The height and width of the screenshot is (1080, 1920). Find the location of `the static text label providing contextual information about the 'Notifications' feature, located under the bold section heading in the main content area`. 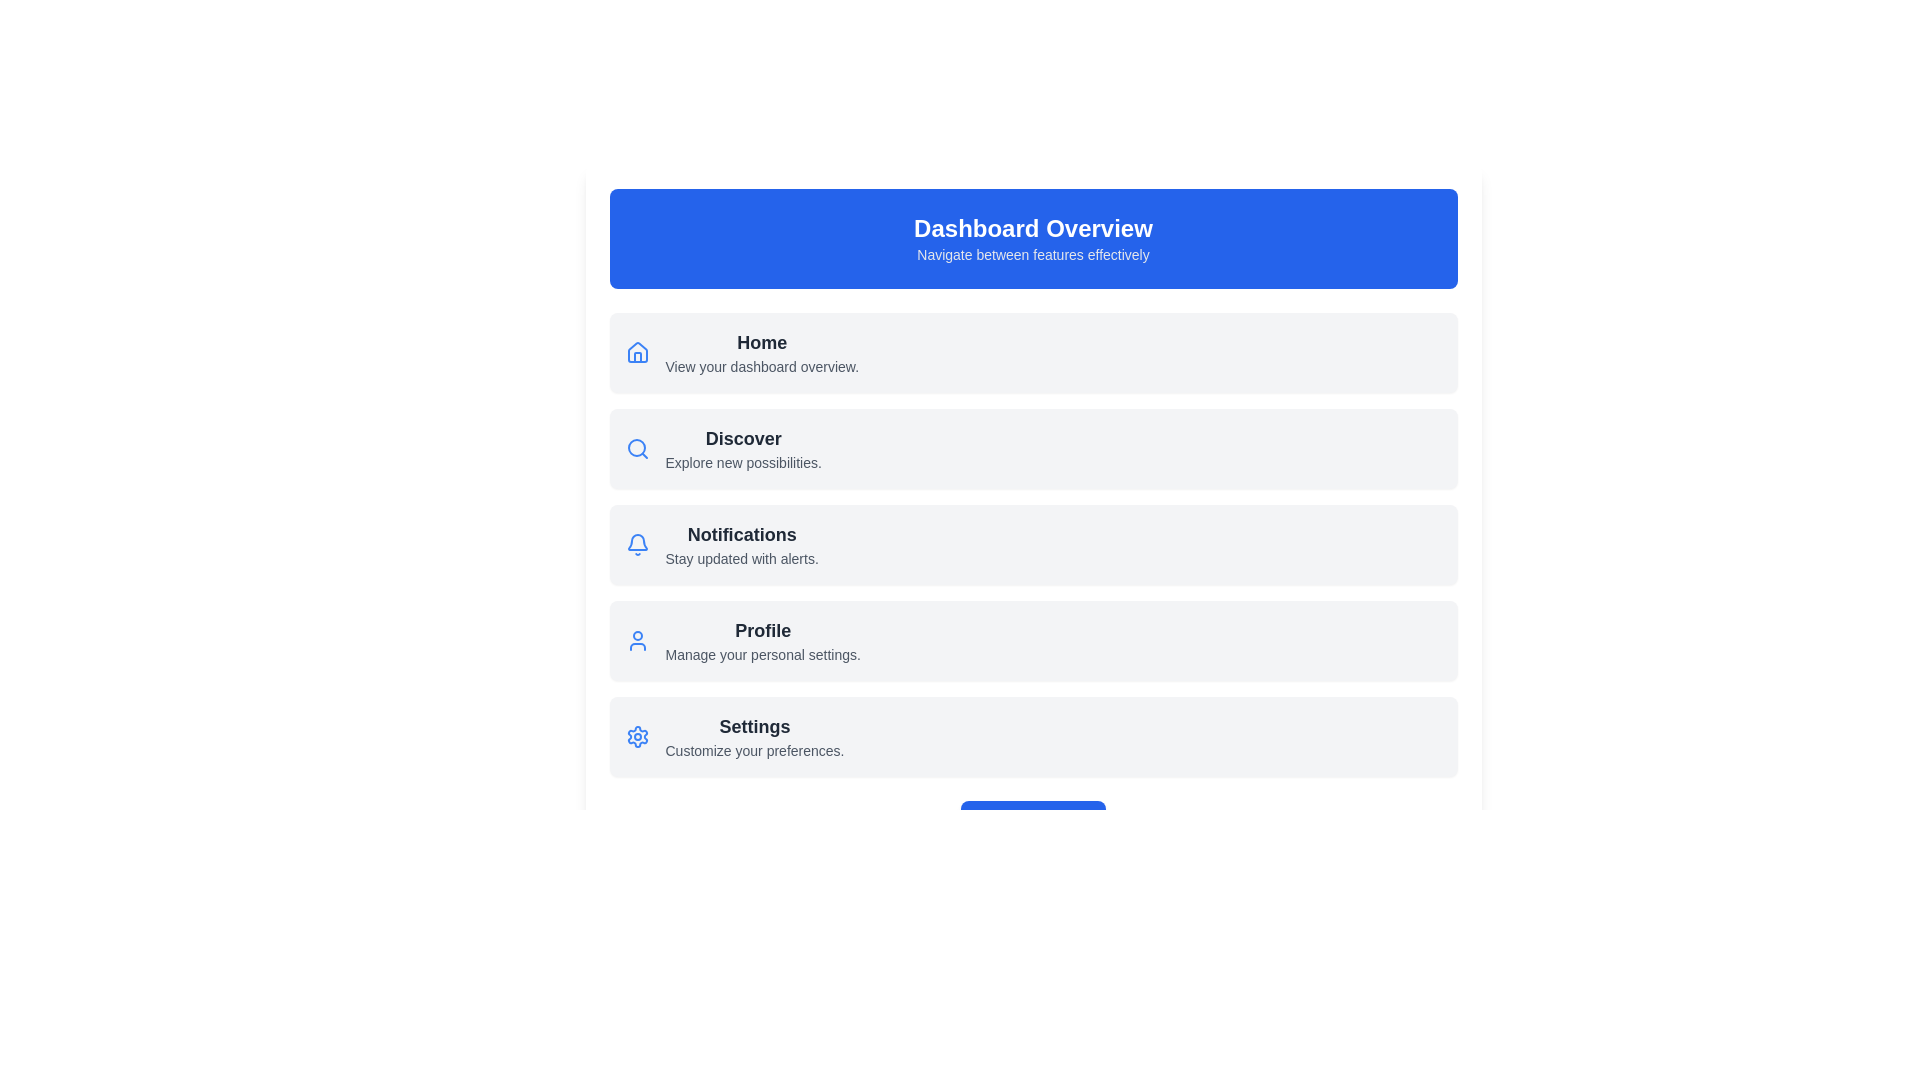

the static text label providing contextual information about the 'Notifications' feature, located under the bold section heading in the main content area is located at coordinates (741, 559).